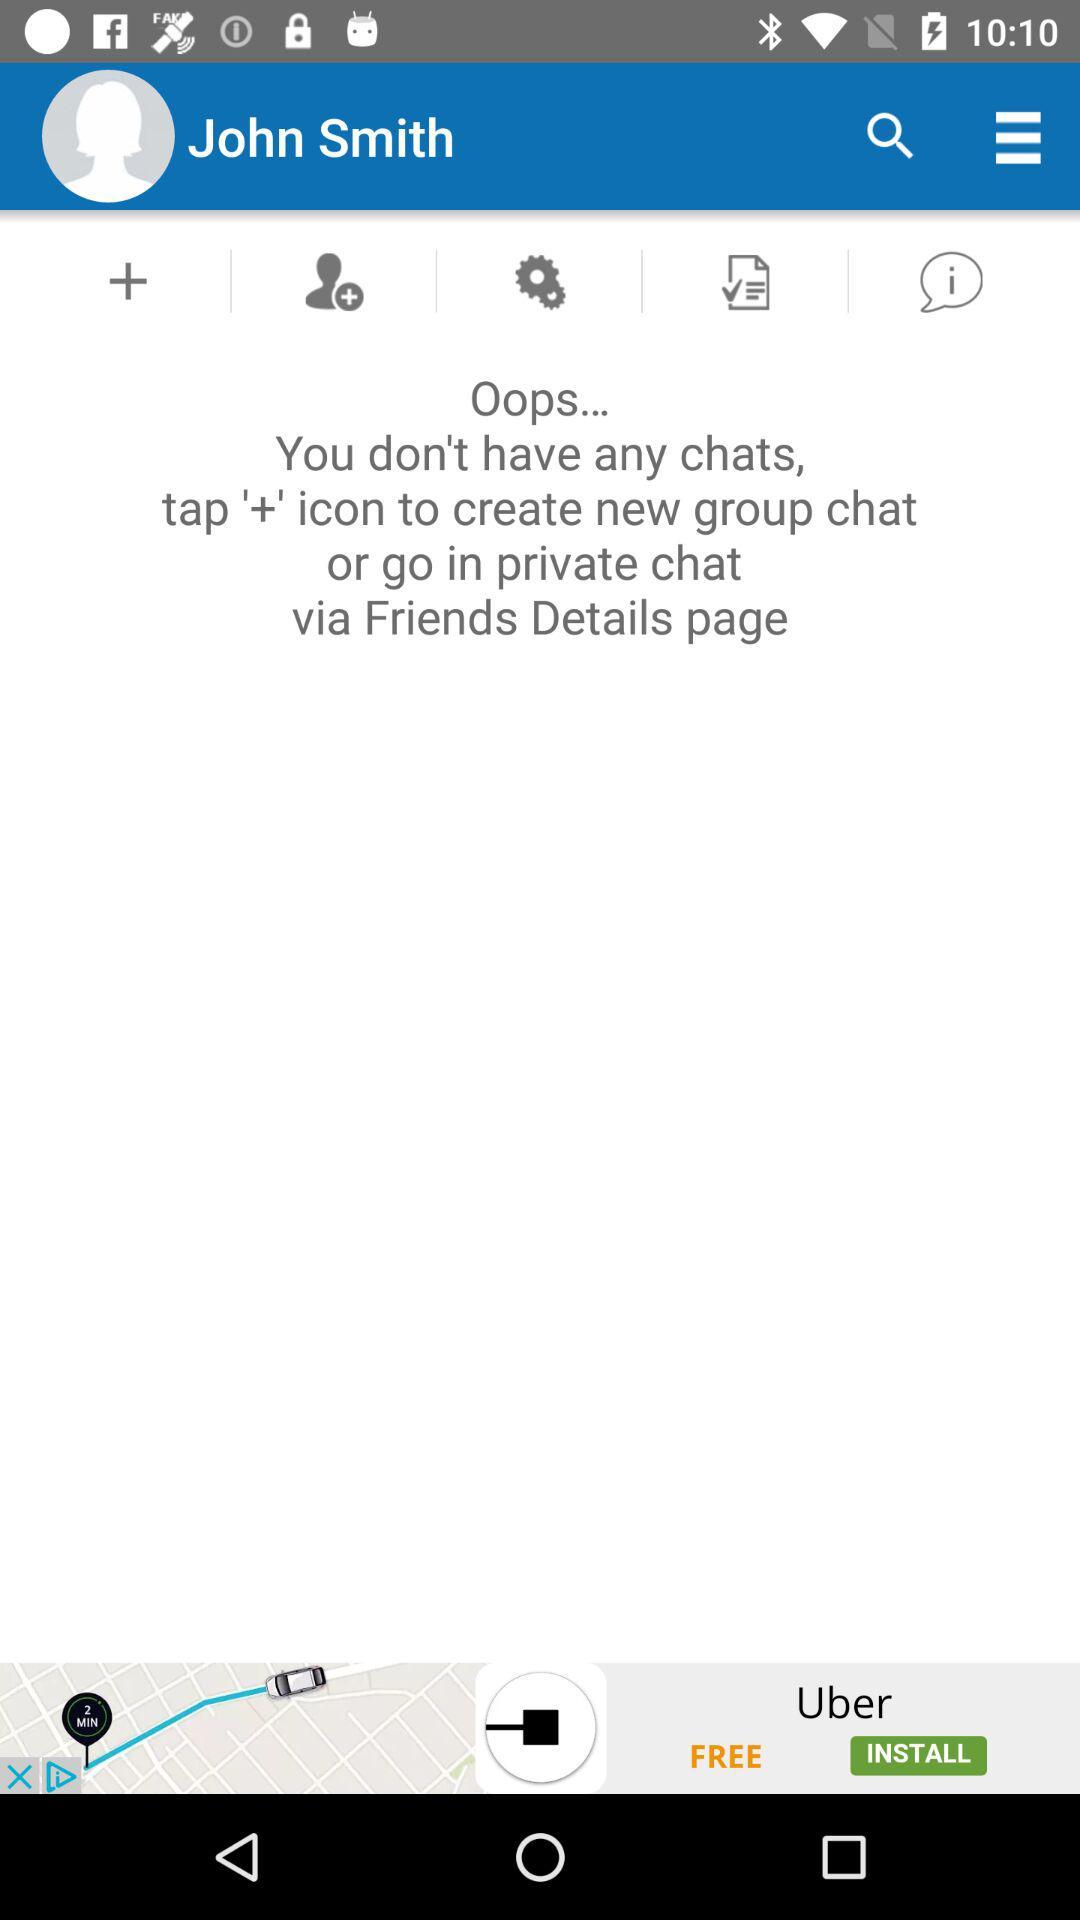 This screenshot has width=1080, height=1920. What do you see at coordinates (950, 280) in the screenshot?
I see `go back` at bounding box center [950, 280].